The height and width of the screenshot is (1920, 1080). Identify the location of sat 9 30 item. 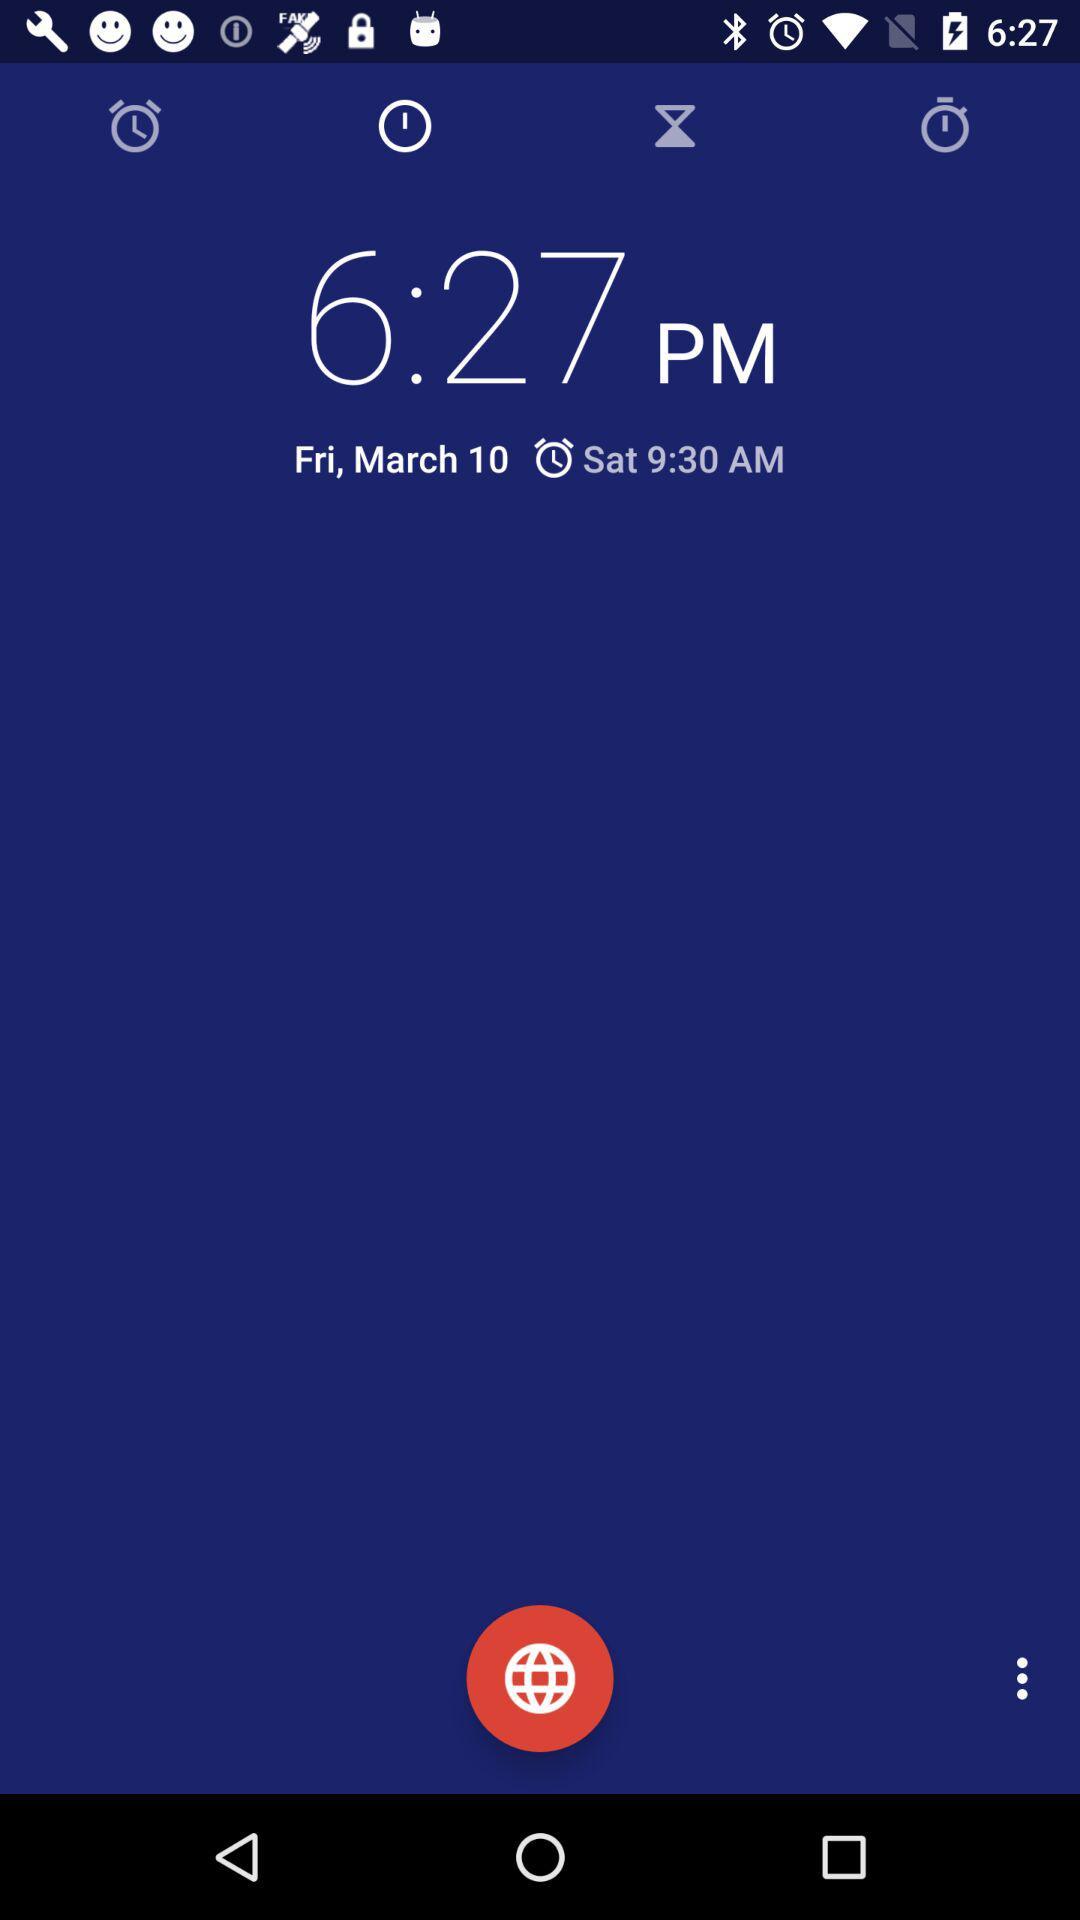
(657, 457).